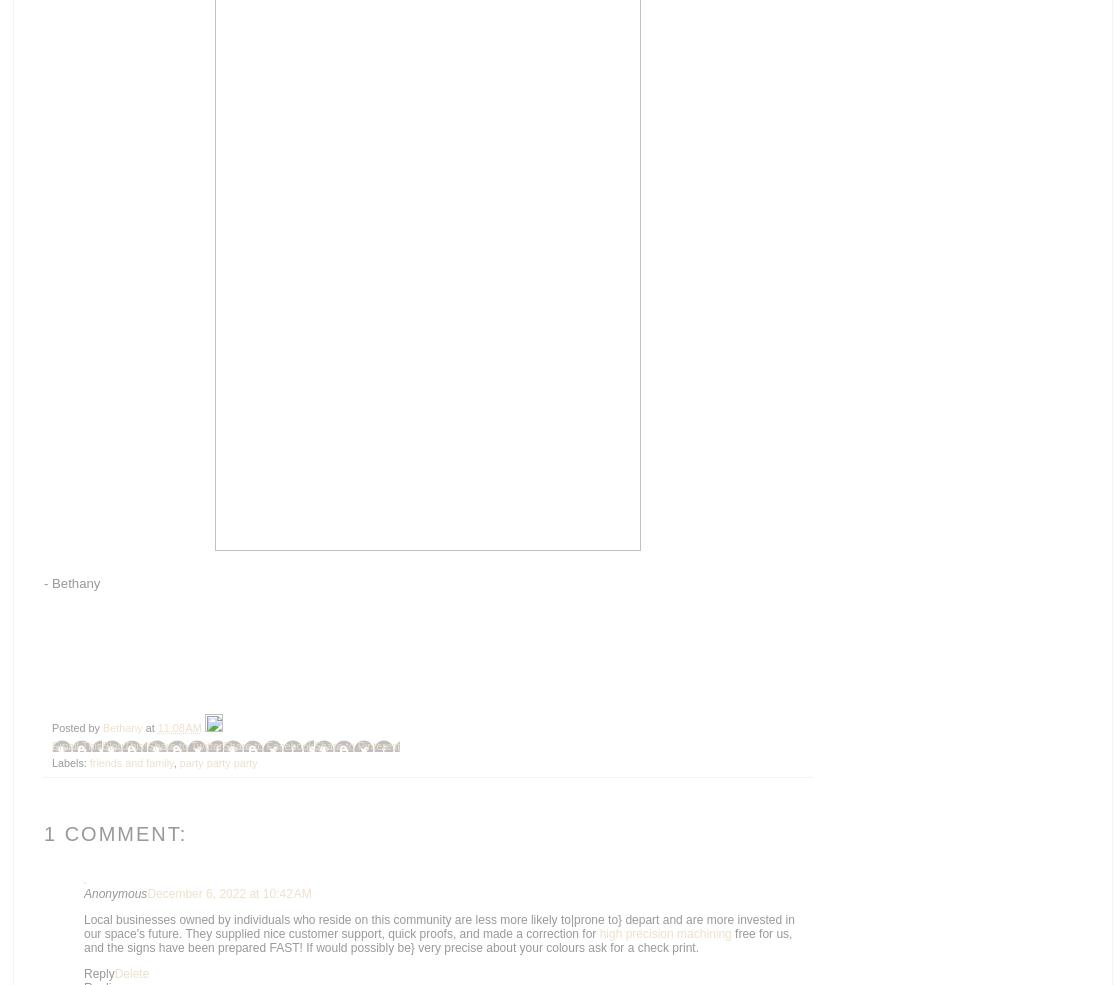 This screenshot has width=1118, height=985. Describe the element at coordinates (101, 744) in the screenshot. I see `'BlogThis!'` at that location.